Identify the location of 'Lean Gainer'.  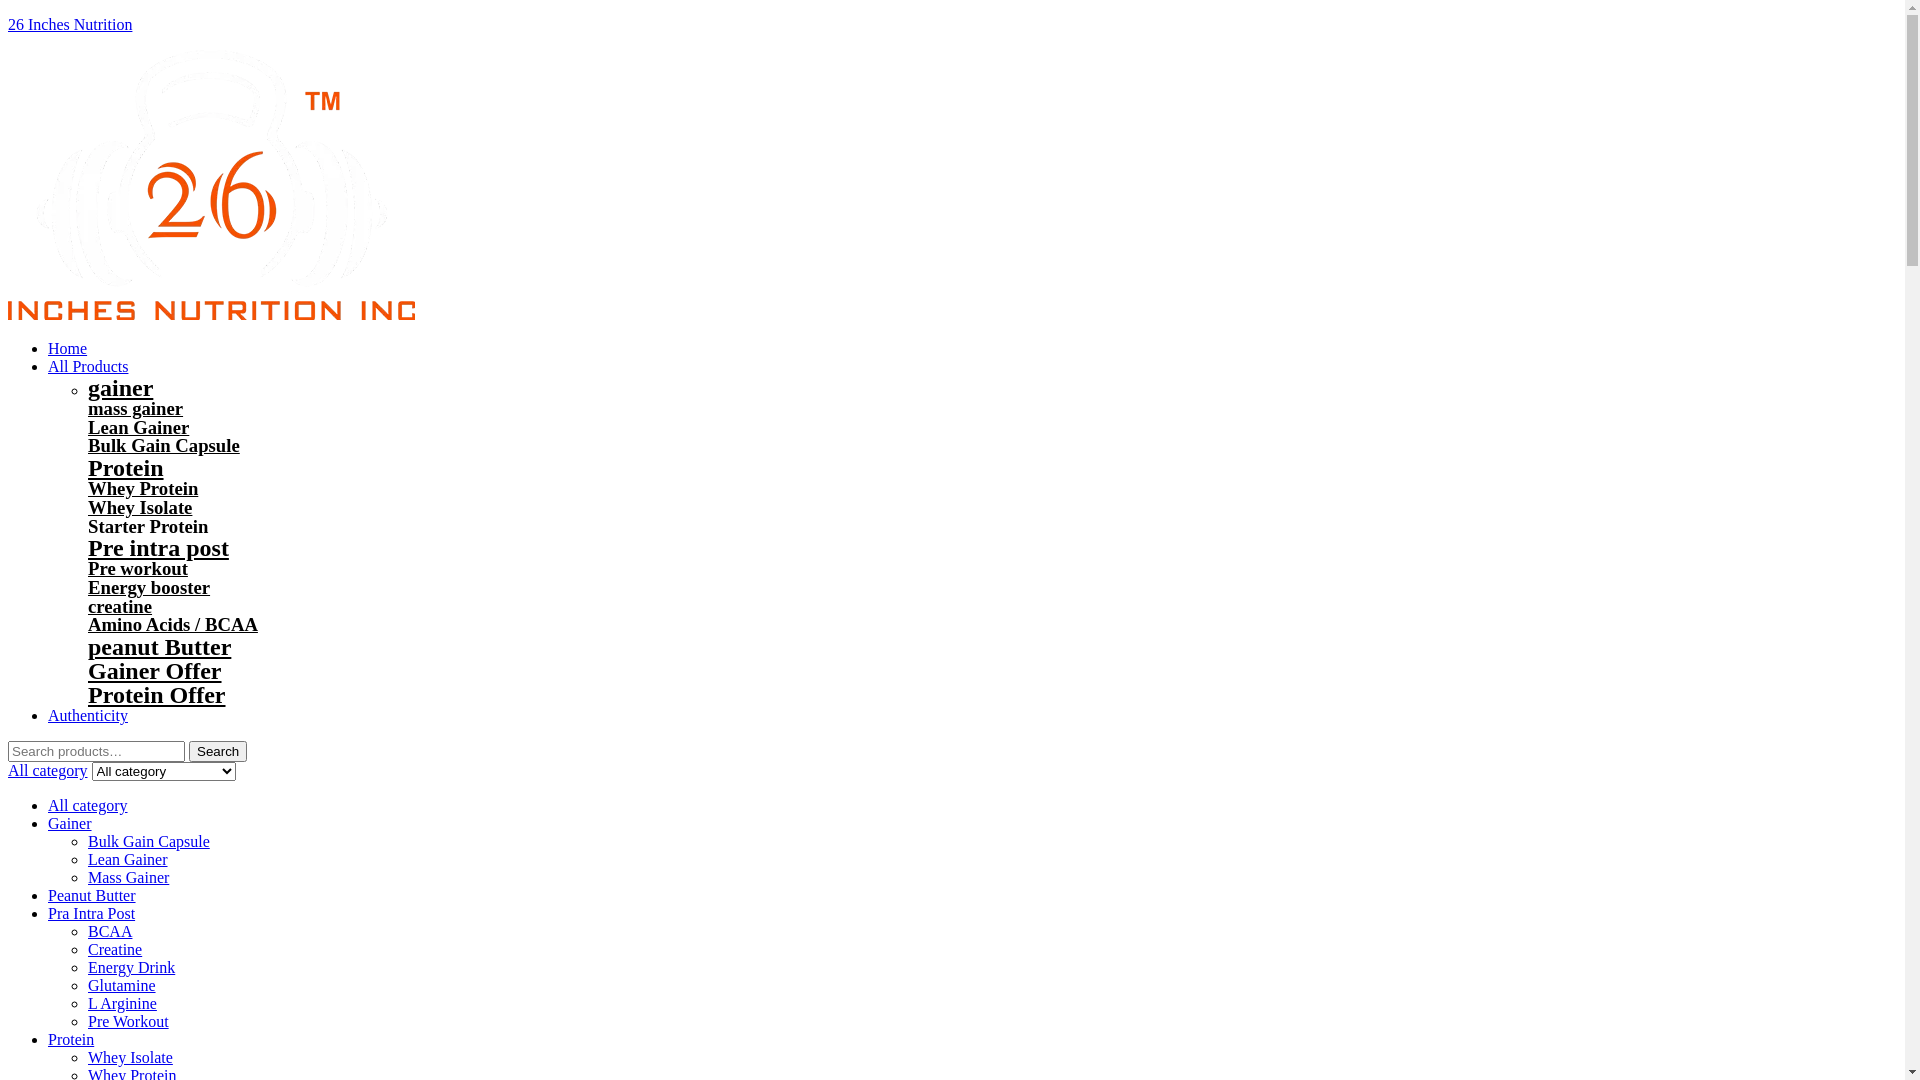
(127, 858).